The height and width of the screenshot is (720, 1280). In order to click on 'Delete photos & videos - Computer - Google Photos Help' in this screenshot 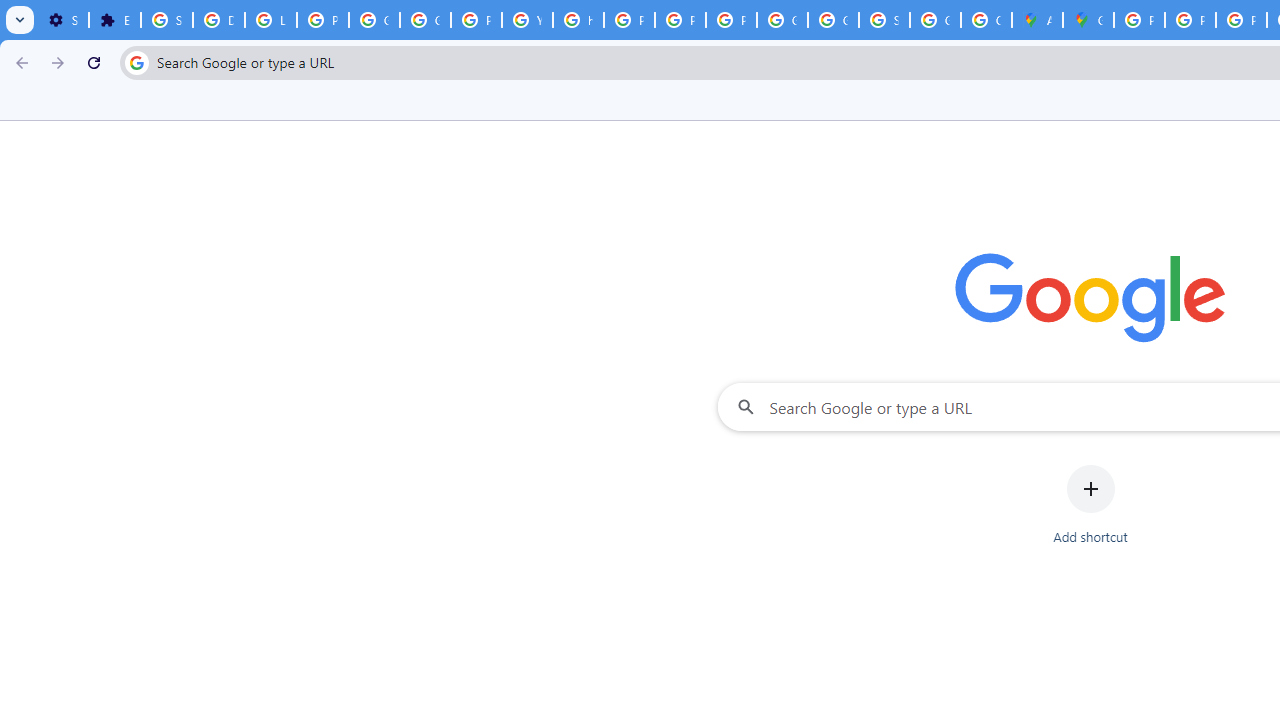, I will do `click(218, 20)`.